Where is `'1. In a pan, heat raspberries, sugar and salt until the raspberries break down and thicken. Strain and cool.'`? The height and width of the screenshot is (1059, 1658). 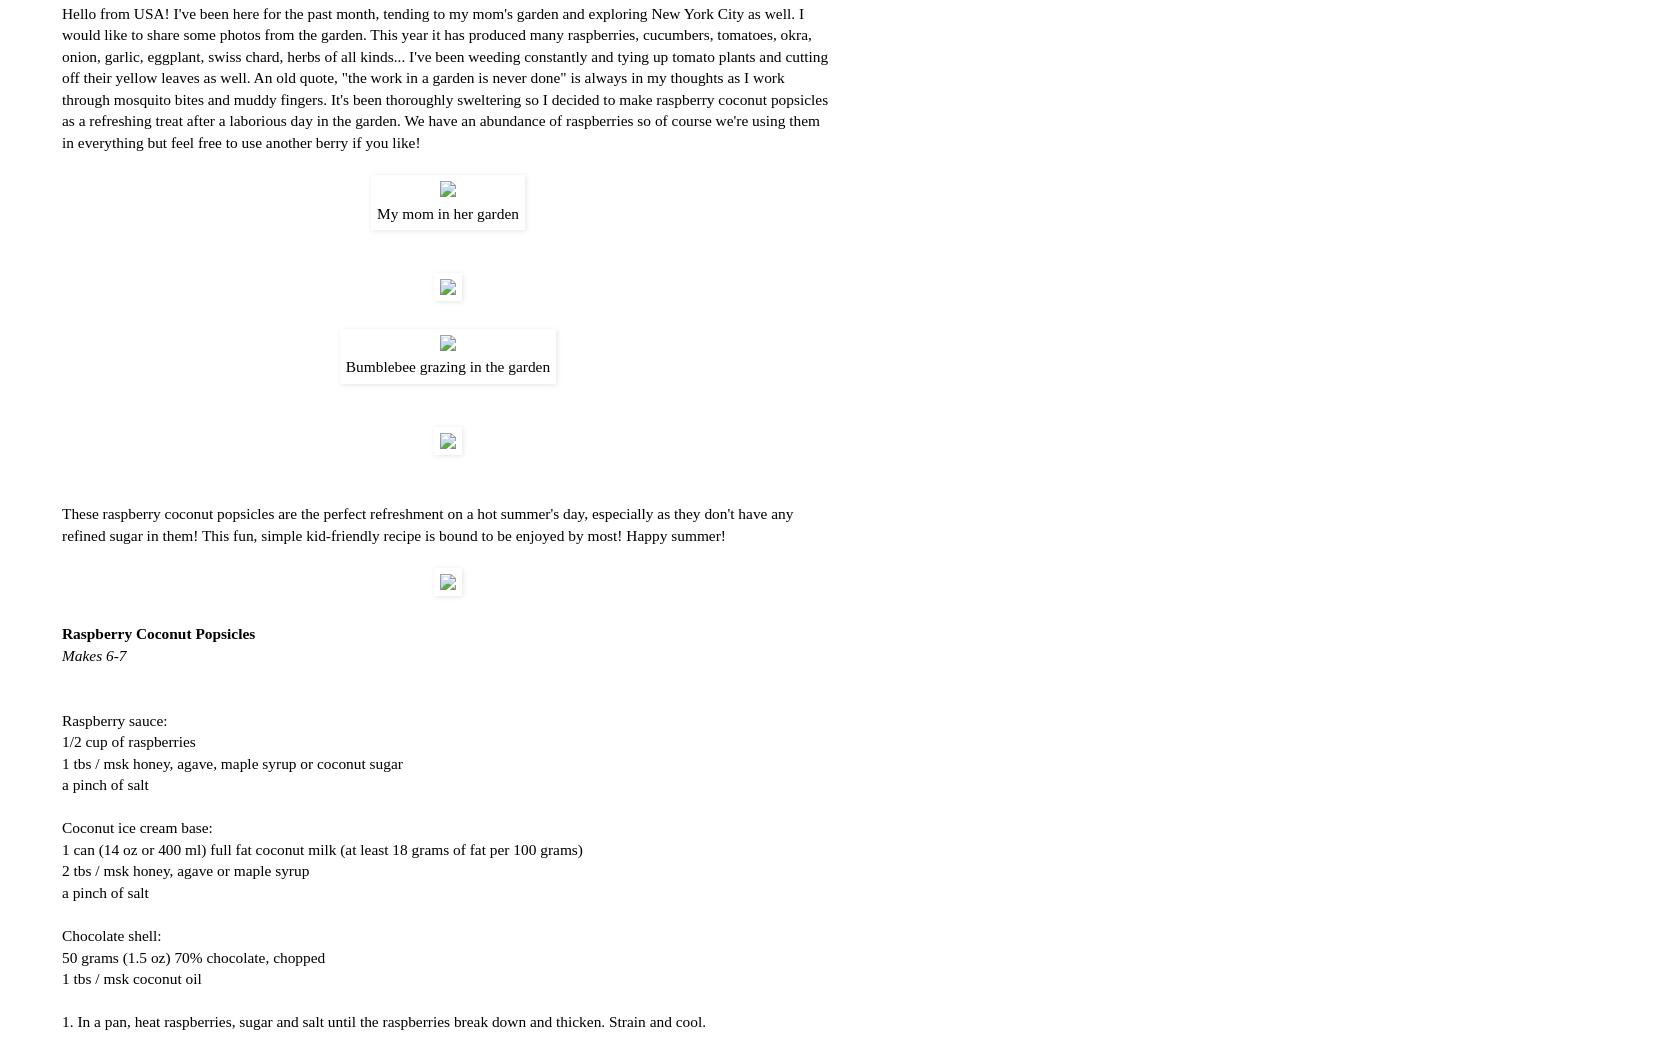 '1. In a pan, heat raspberries, sugar and salt until the raspberries break down and thicken. Strain and cool.' is located at coordinates (61, 1020).